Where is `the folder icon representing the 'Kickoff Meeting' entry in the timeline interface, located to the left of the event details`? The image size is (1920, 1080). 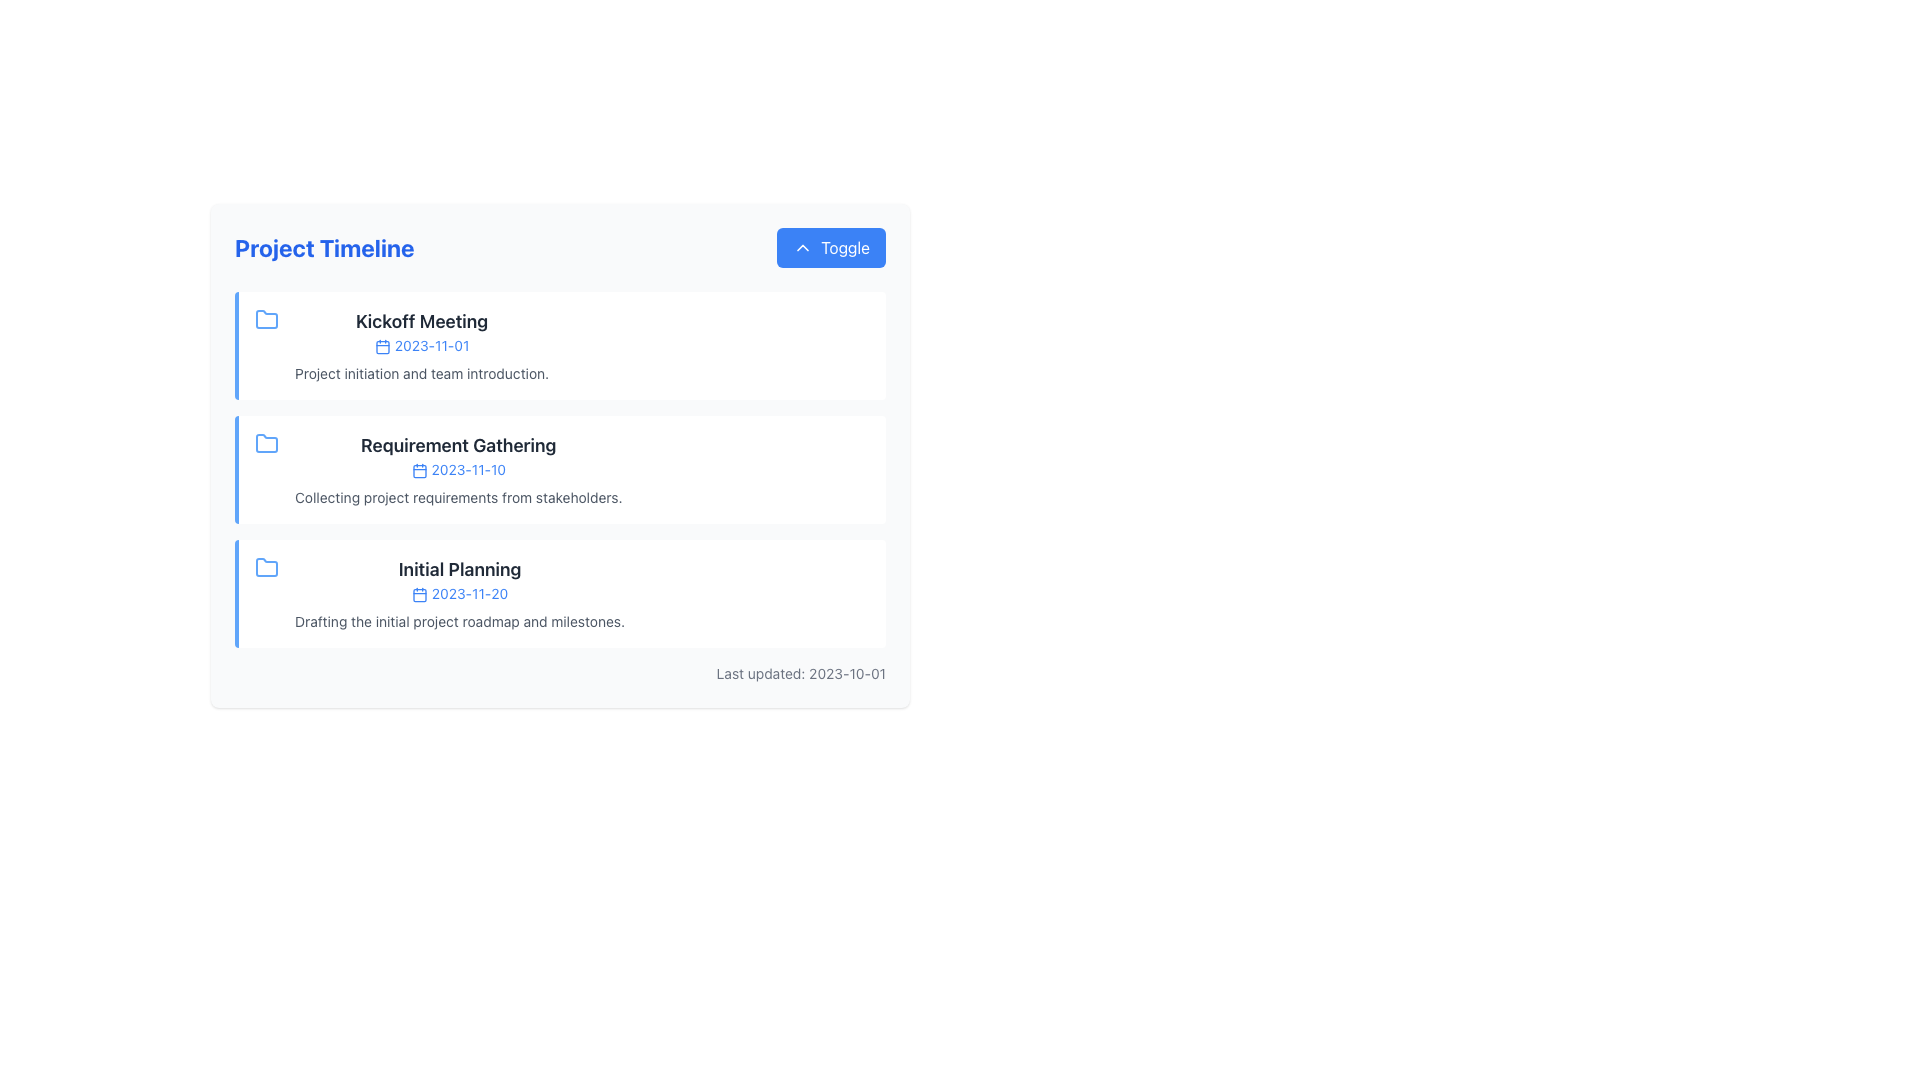
the folder icon representing the 'Kickoff Meeting' entry in the timeline interface, located to the left of the event details is located at coordinates (266, 319).